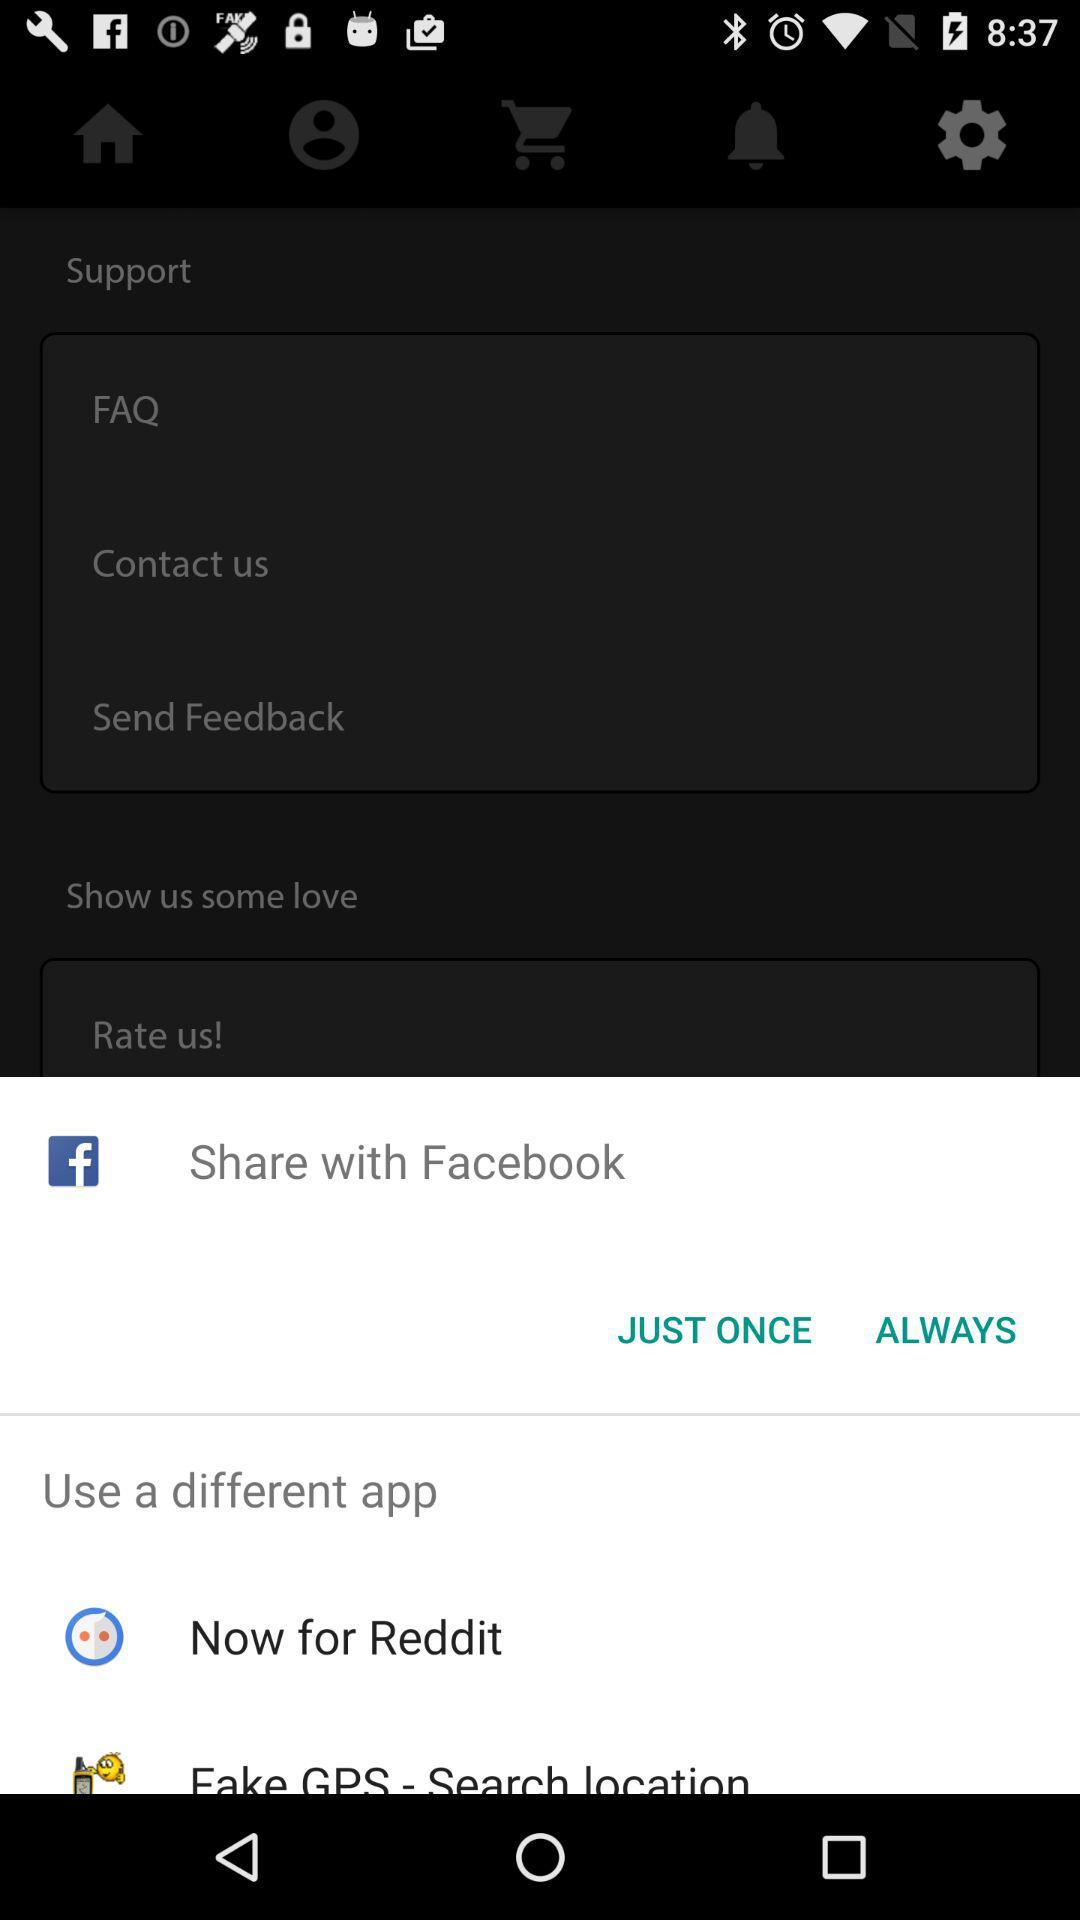 The height and width of the screenshot is (1920, 1080). What do you see at coordinates (470, 1772) in the screenshot?
I see `fake gps search item` at bounding box center [470, 1772].